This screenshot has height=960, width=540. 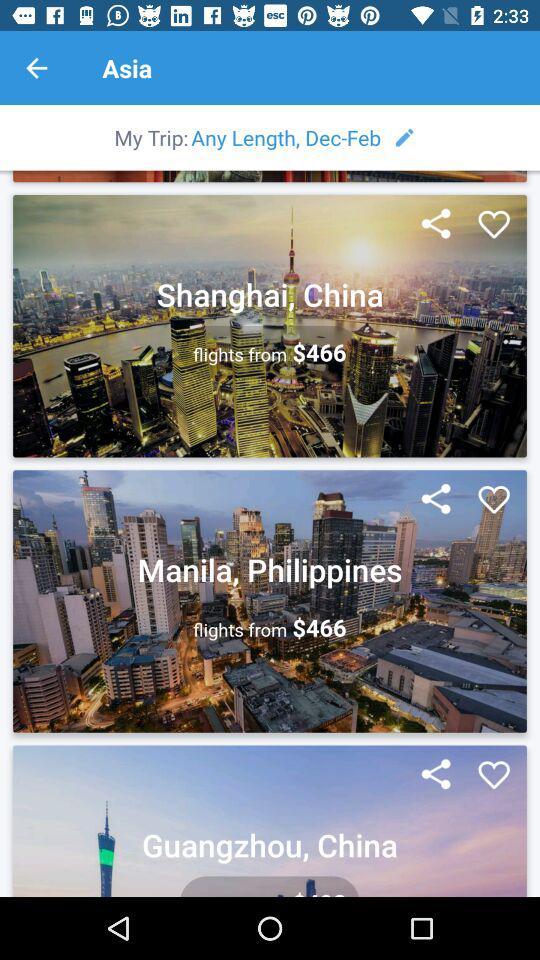 I want to click on share, so click(x=435, y=499).